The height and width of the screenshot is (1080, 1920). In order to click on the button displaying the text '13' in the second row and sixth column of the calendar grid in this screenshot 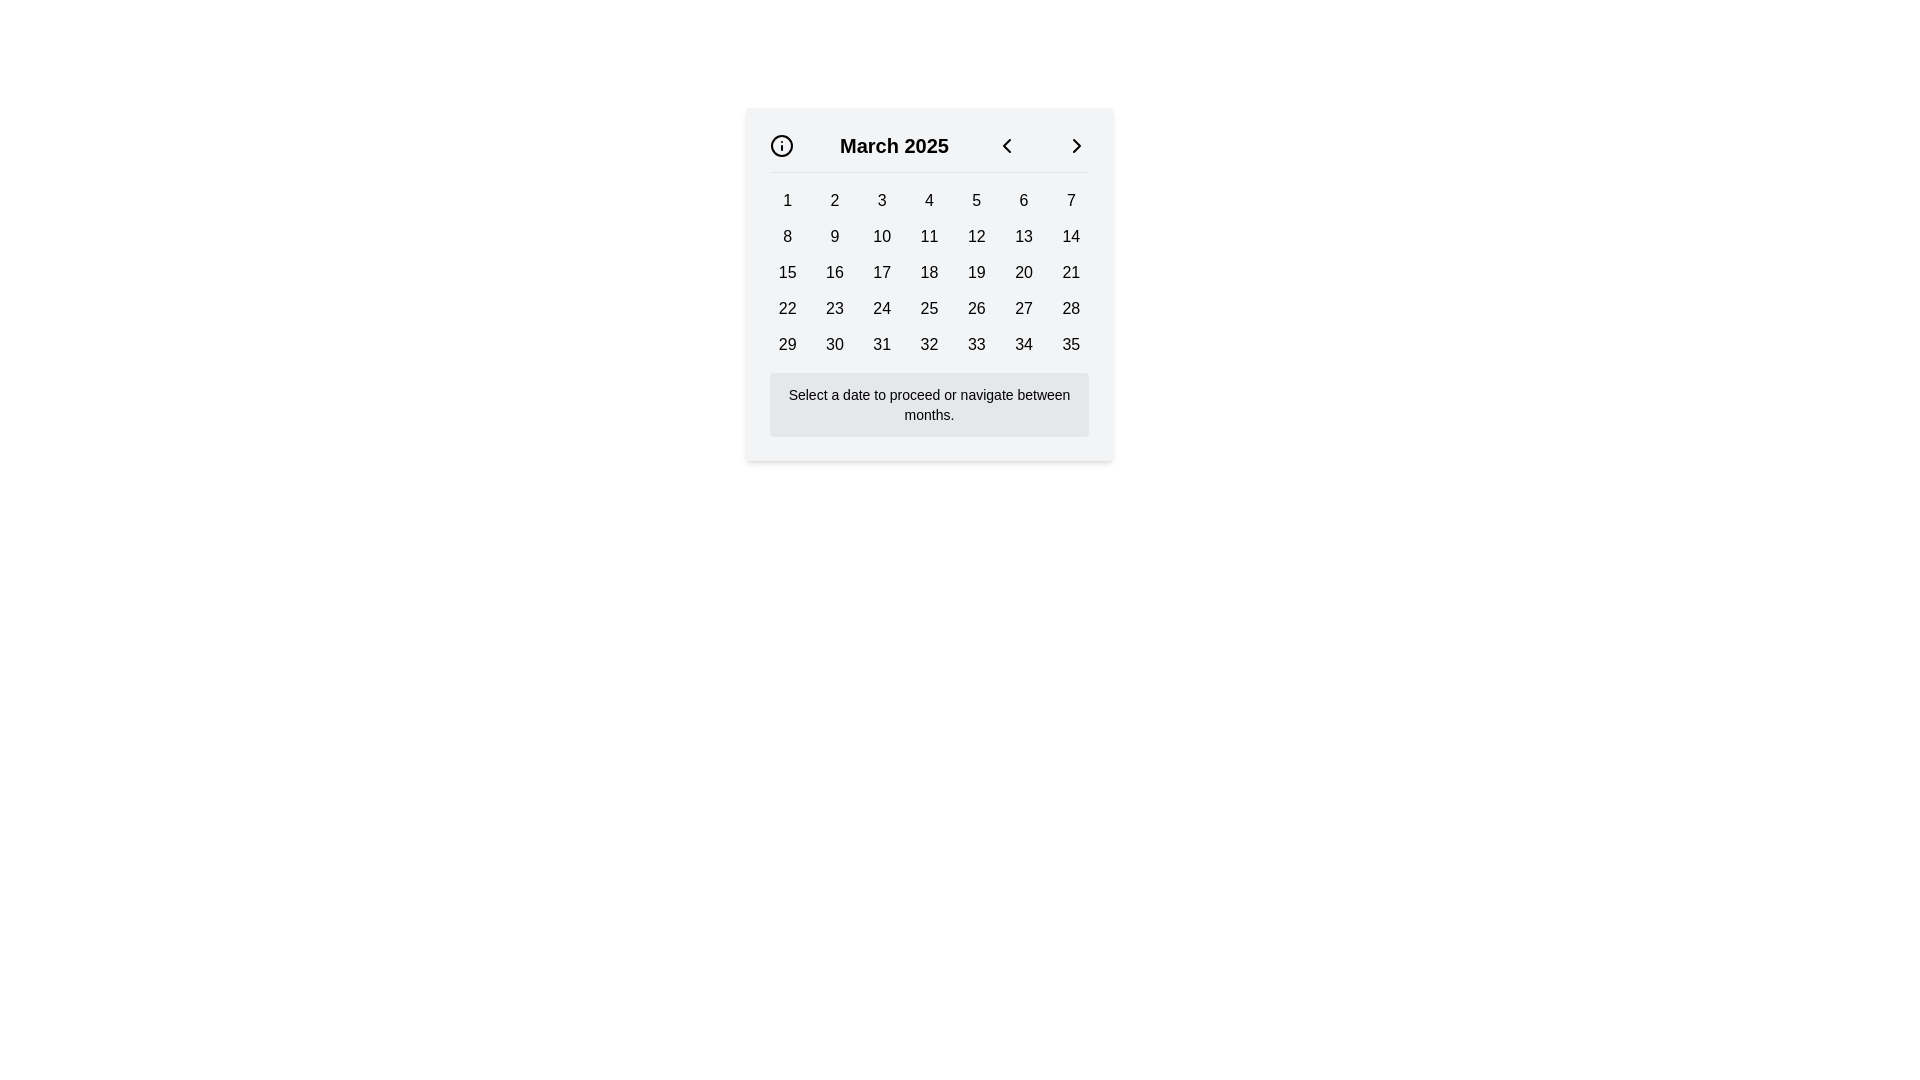, I will do `click(1023, 235)`.